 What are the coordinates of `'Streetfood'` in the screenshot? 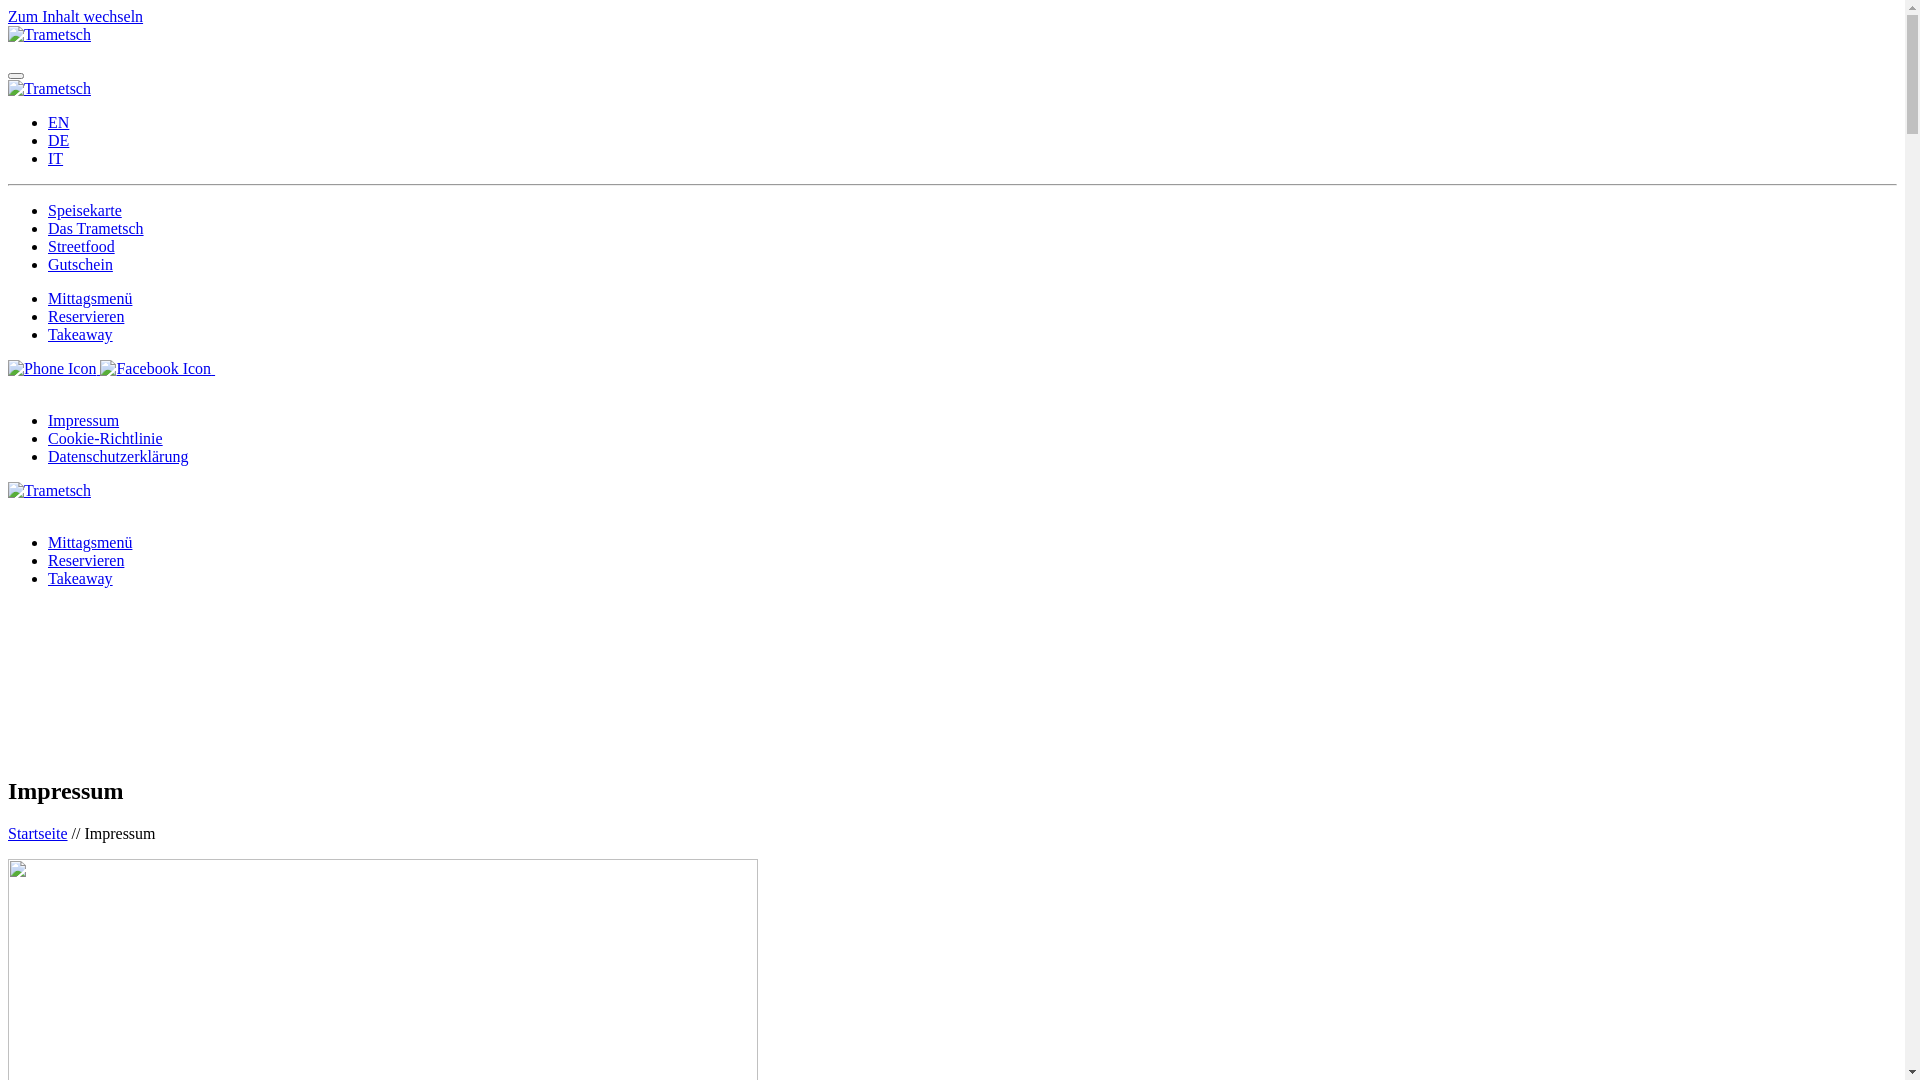 It's located at (80, 245).